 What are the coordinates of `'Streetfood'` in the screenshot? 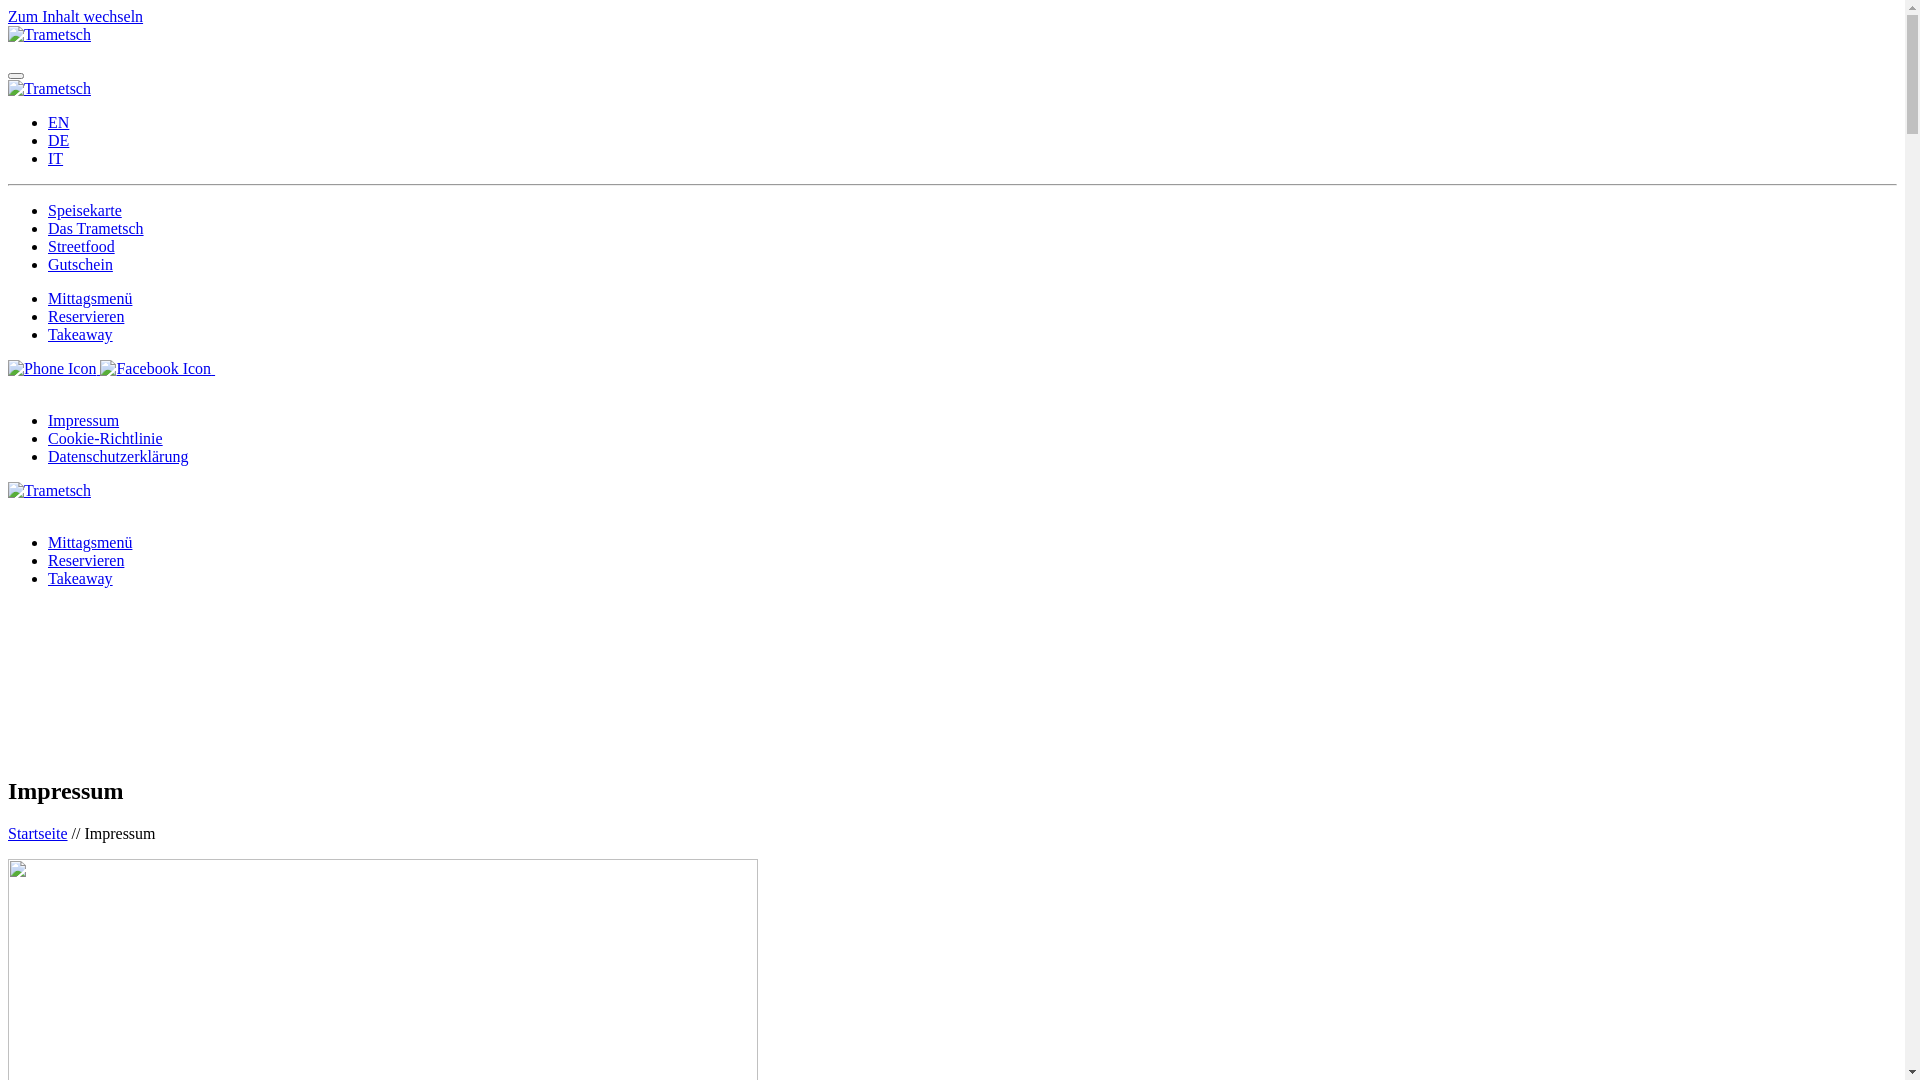 It's located at (80, 245).